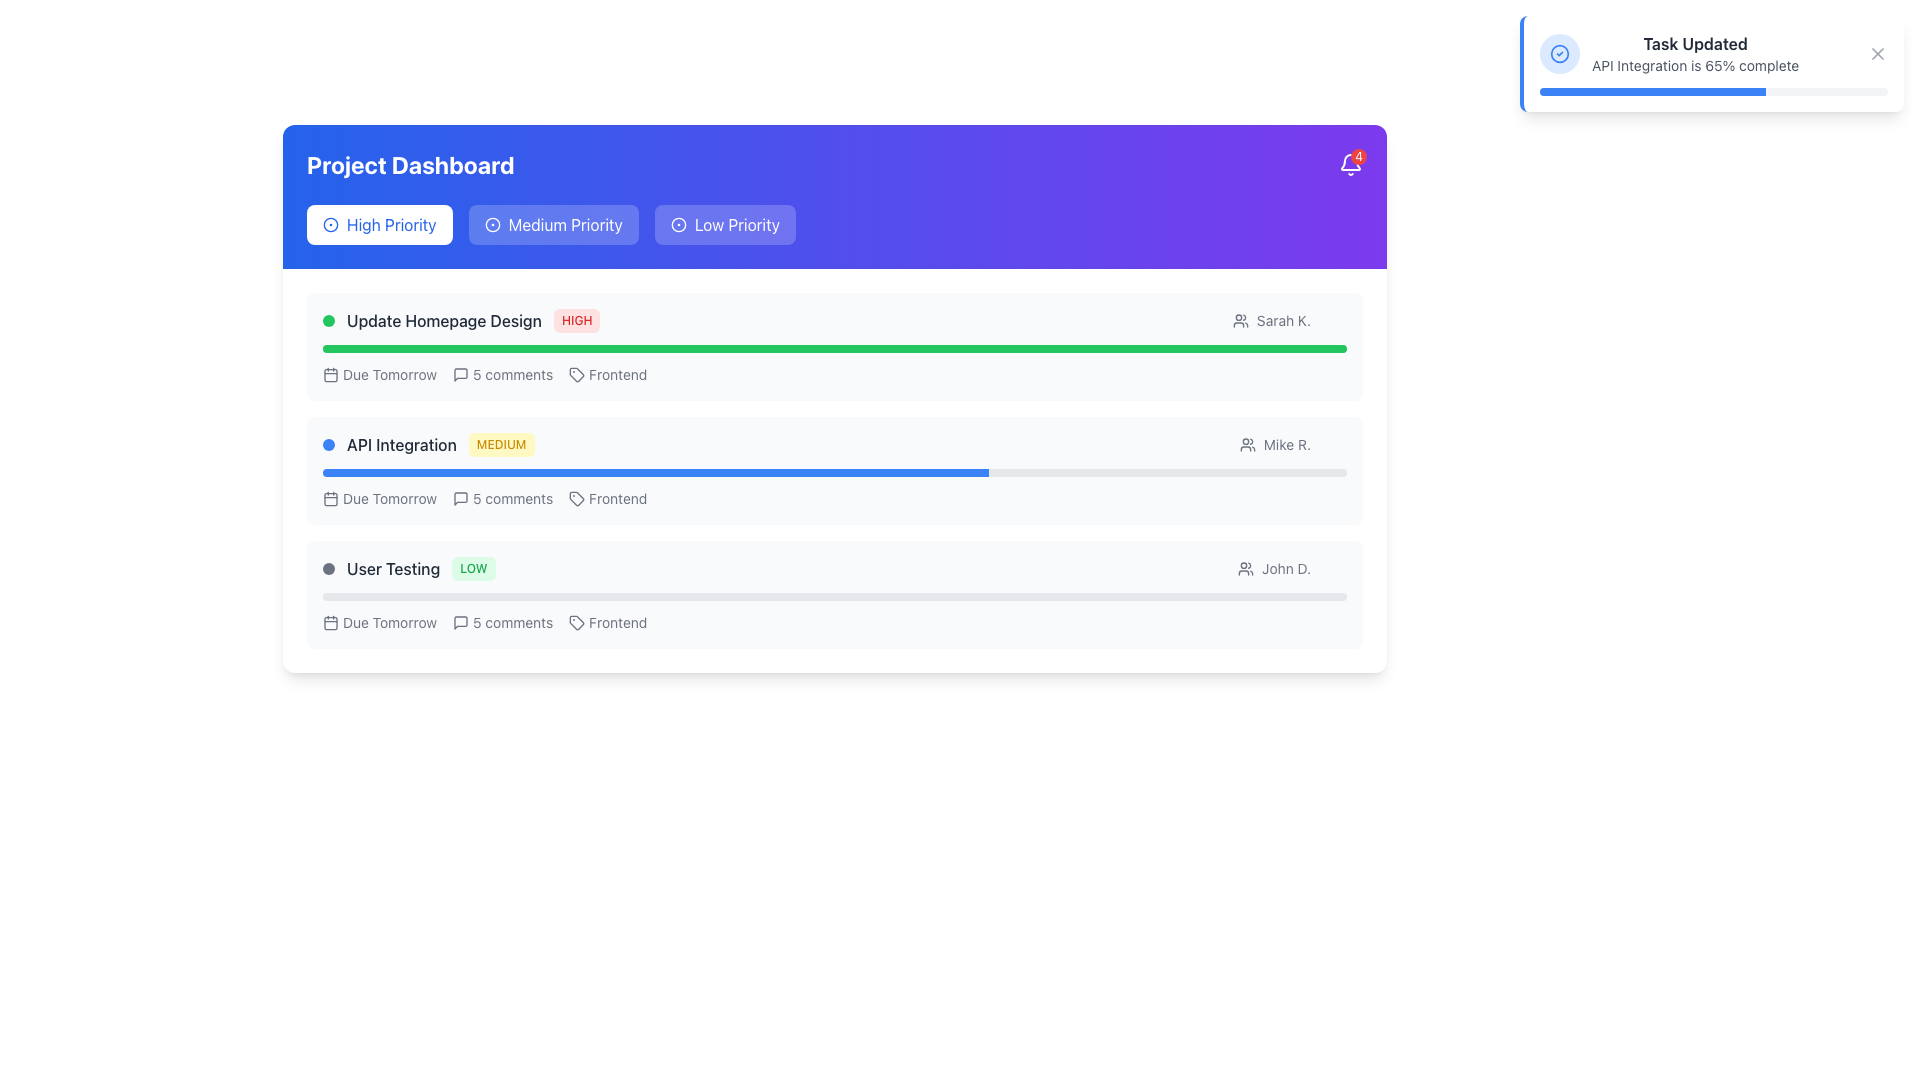  I want to click on the Notification card located in the top-right corner of the interface, which displays the task's progress and status updates, so click(1712, 63).